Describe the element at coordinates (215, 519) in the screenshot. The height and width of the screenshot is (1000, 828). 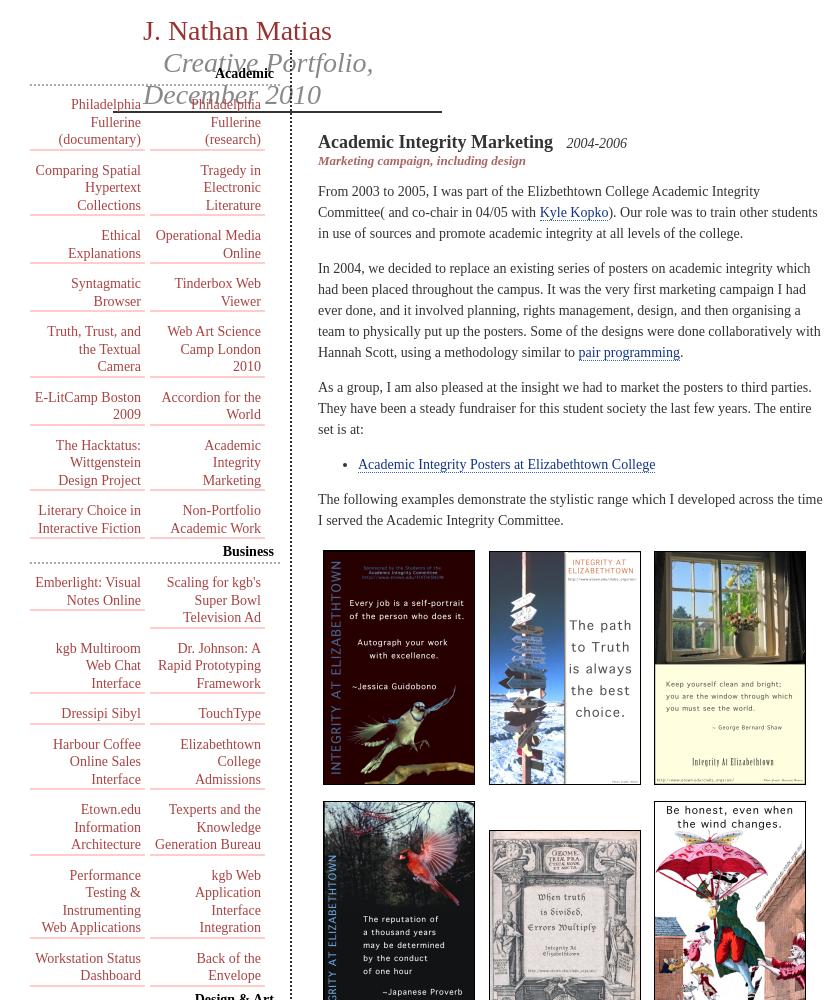
I see `'Non-Portfolio Academic Work'` at that location.